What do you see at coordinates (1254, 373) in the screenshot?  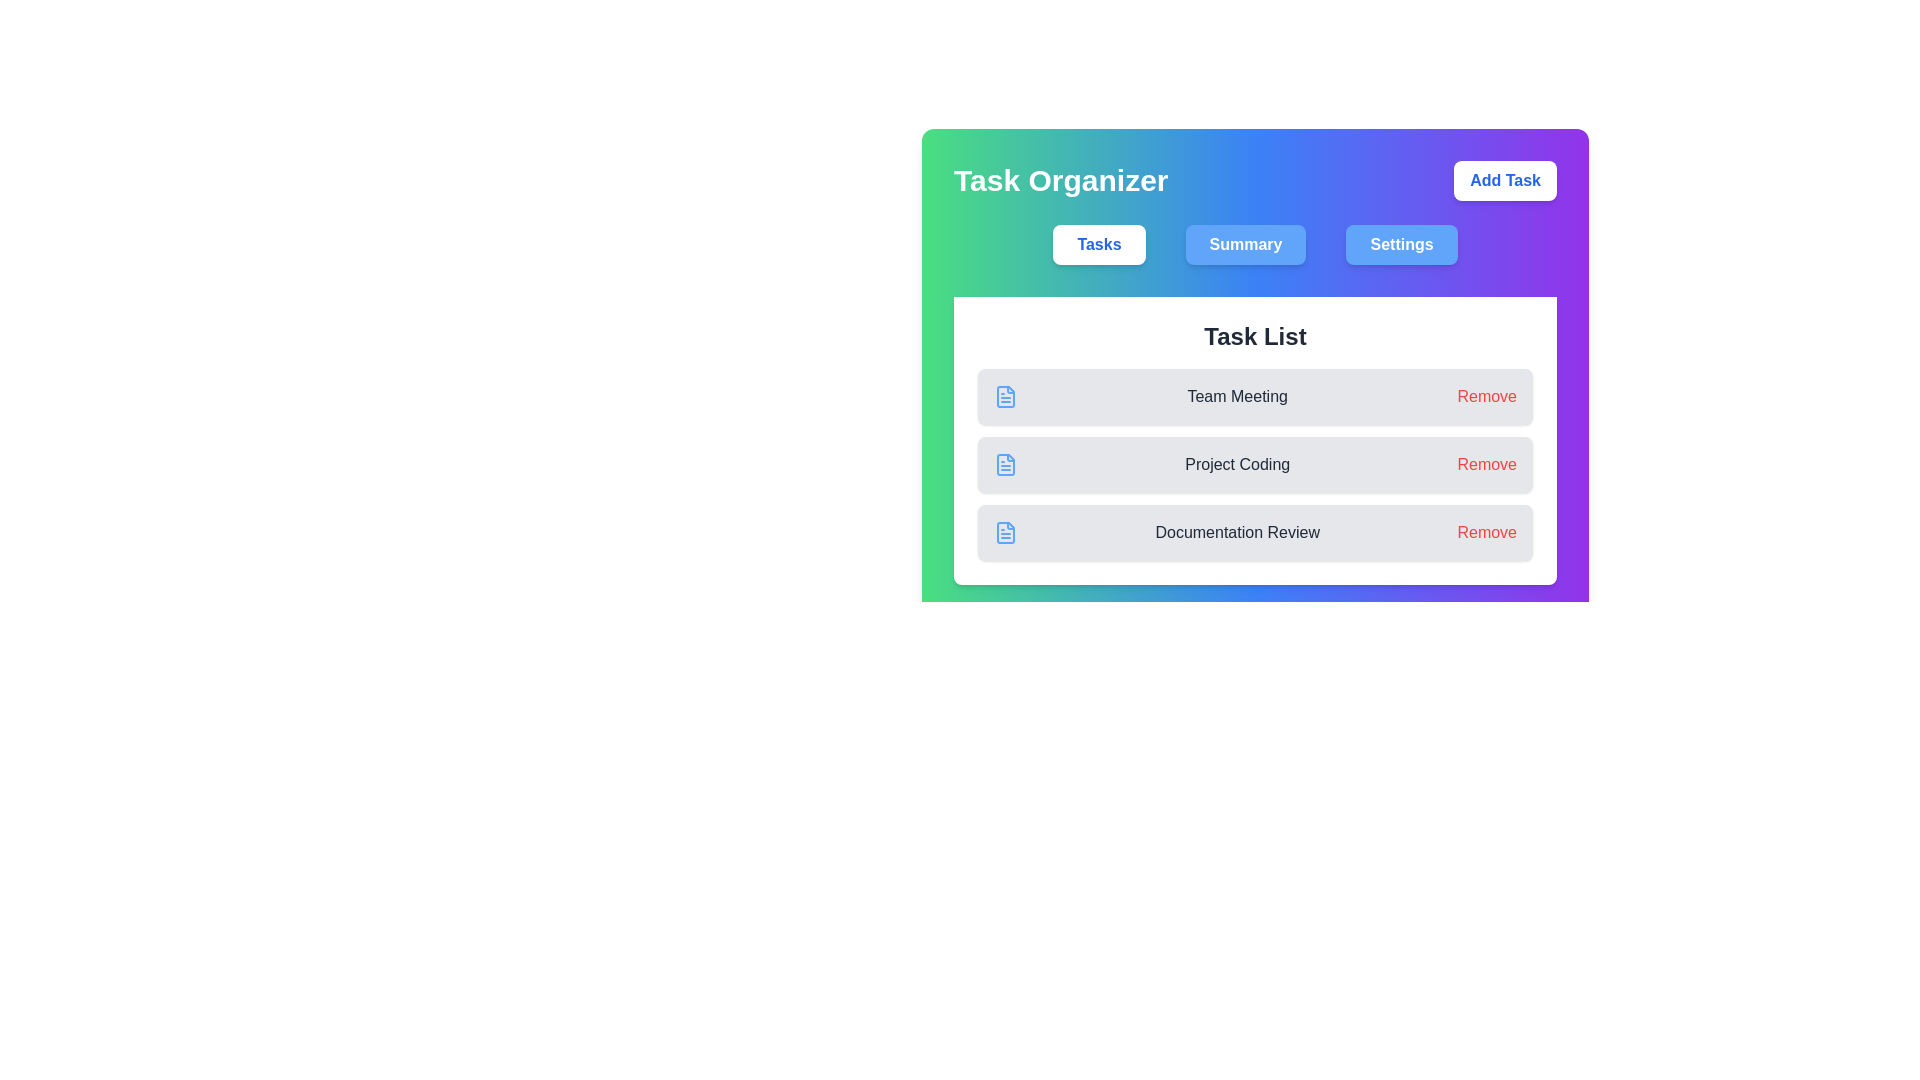 I see `the 'Task List' section of the Task Organizer interface` at bounding box center [1254, 373].